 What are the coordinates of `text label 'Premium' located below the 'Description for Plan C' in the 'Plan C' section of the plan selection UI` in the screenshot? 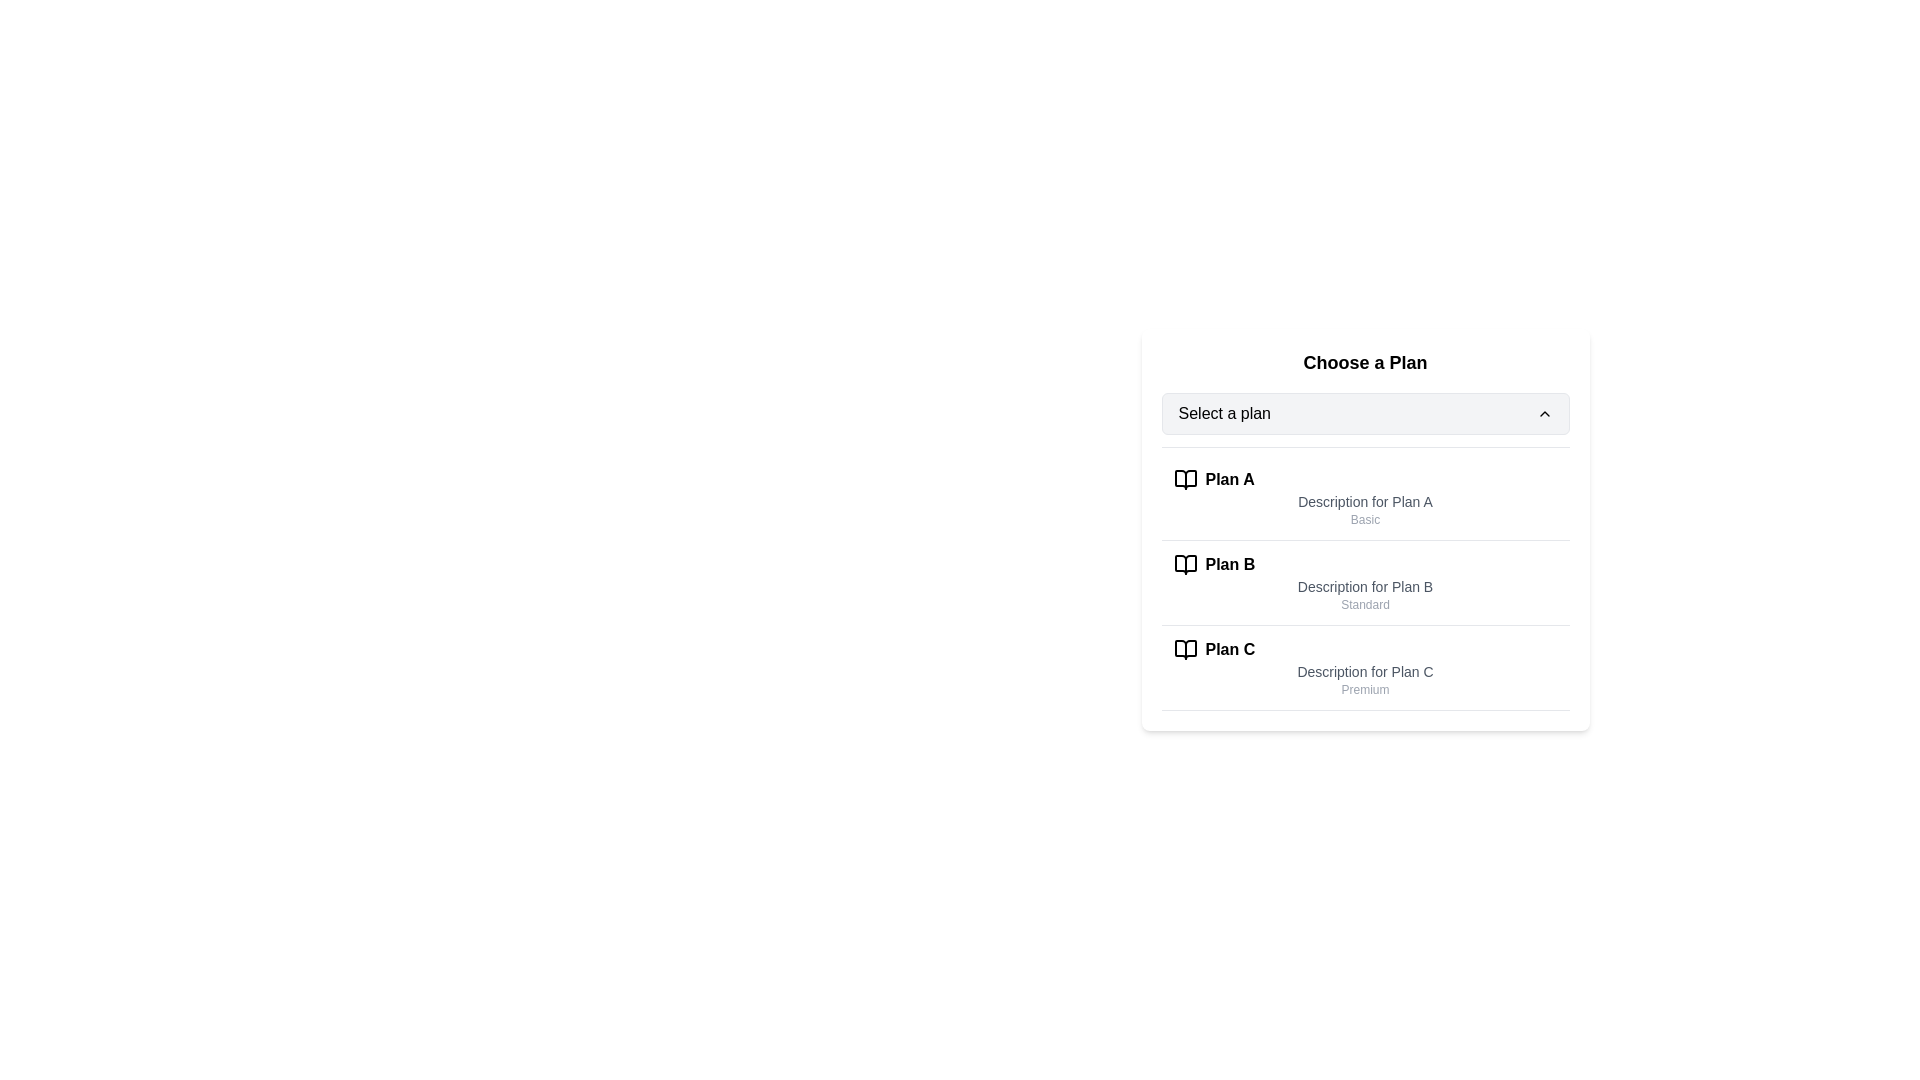 It's located at (1364, 689).